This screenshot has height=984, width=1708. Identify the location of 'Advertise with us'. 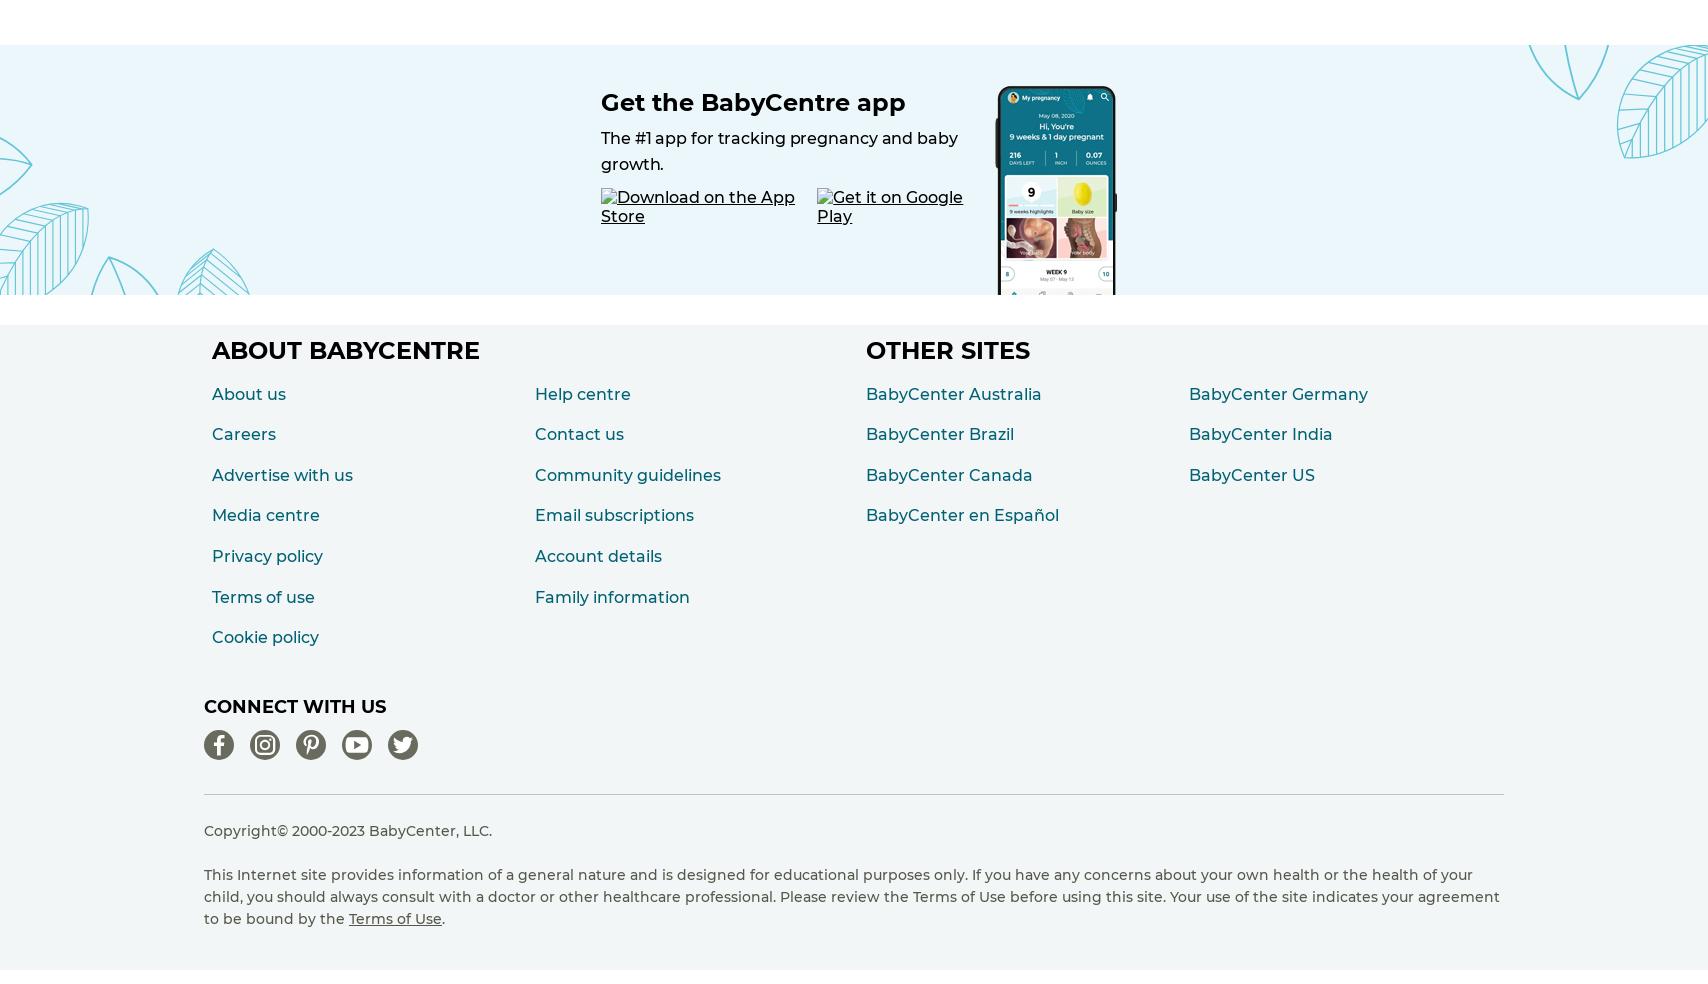
(282, 474).